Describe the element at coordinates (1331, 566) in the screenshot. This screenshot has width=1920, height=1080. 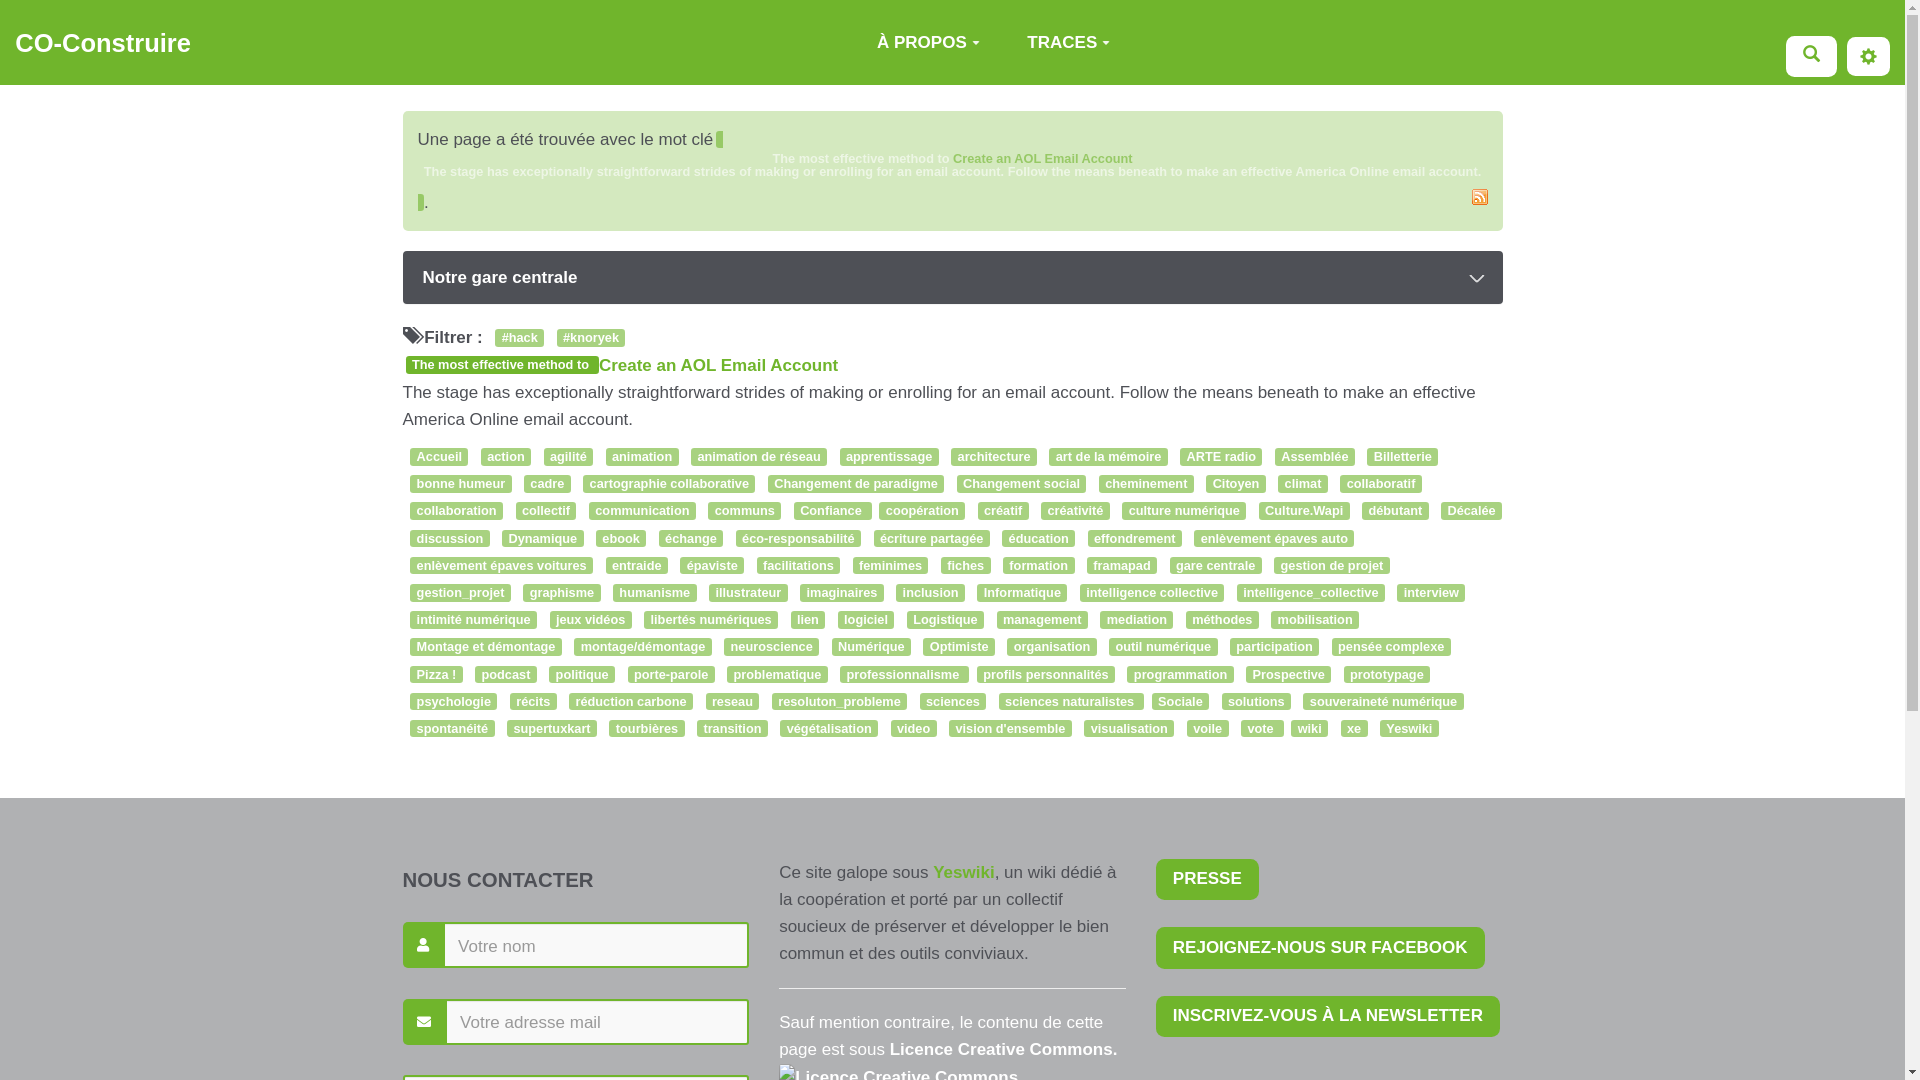
I see `'gestion de projet'` at that location.